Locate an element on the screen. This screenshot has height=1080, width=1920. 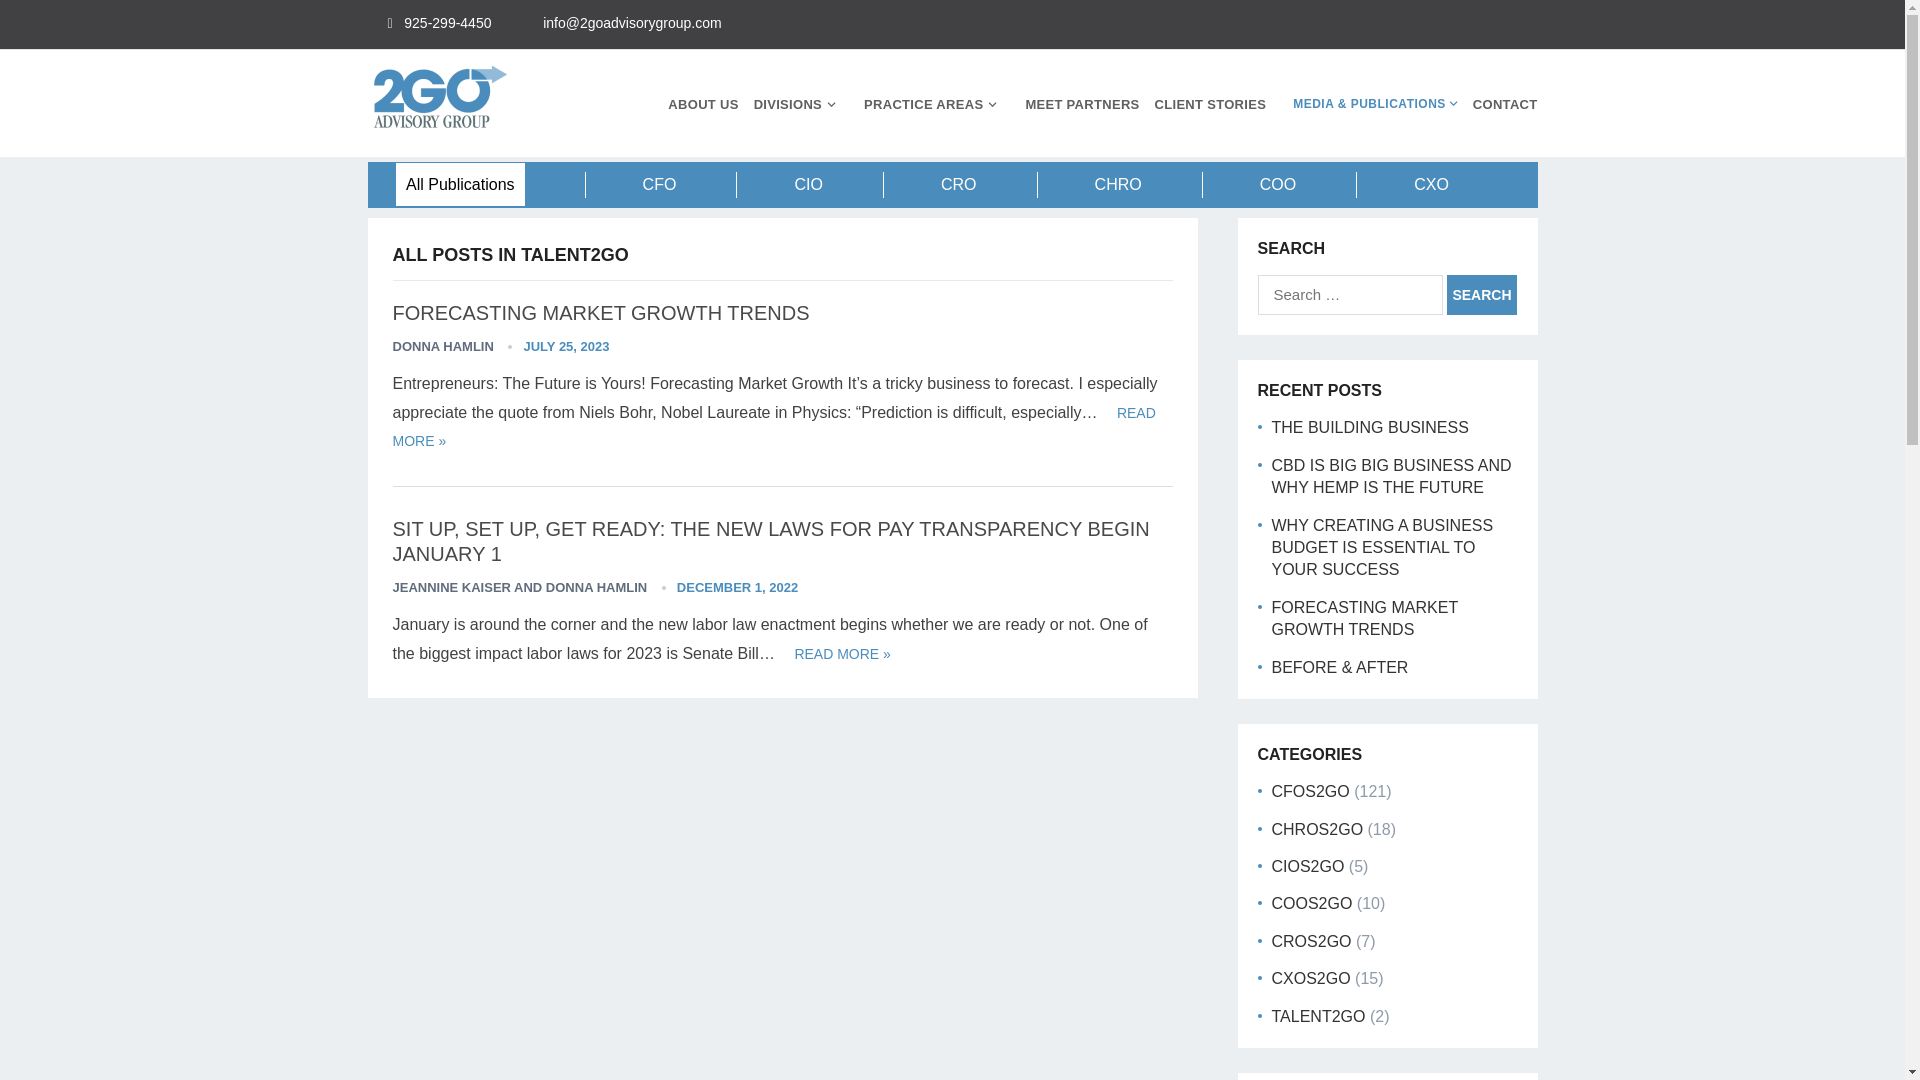
'CBD IS BIG BIG BUSINESS AND WHY HEMP IS THE FUTURE' is located at coordinates (1391, 476).